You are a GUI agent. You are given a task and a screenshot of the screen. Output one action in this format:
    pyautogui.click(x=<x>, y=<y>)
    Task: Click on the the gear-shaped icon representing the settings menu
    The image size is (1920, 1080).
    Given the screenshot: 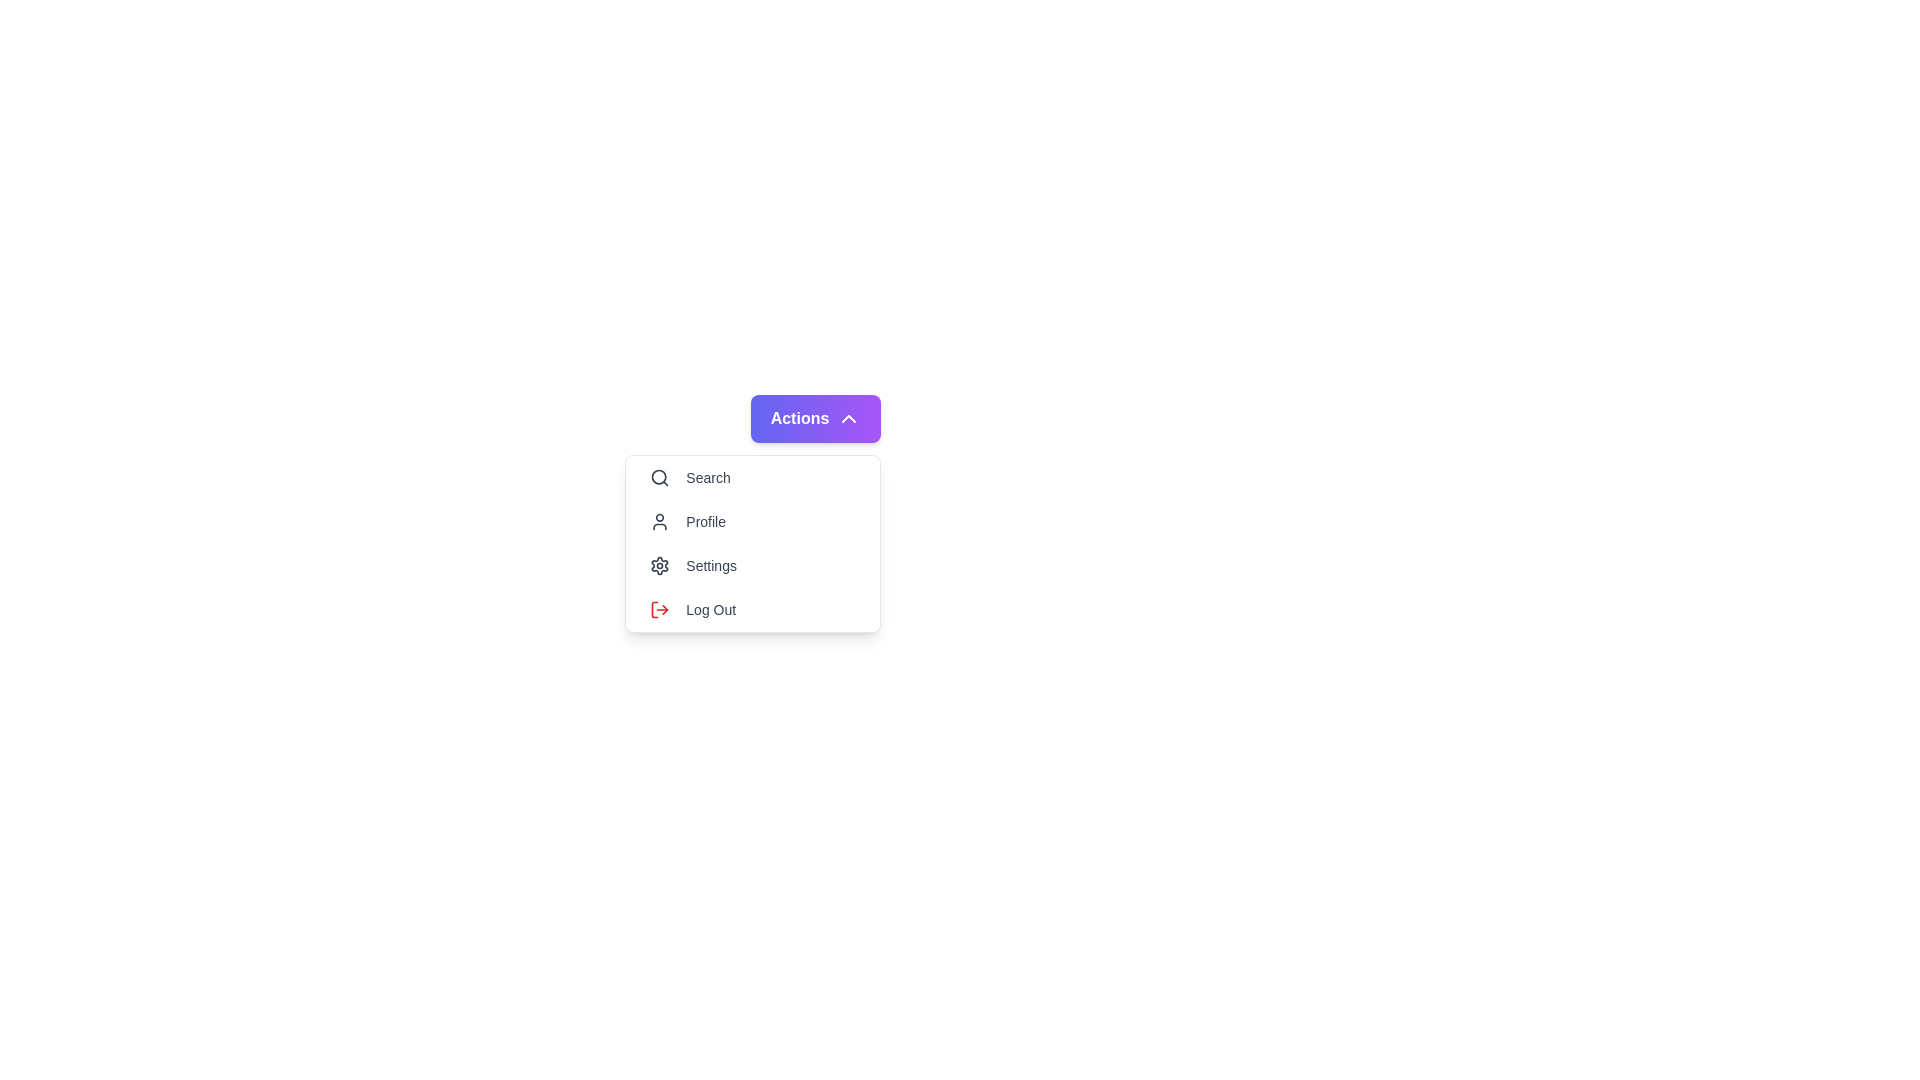 What is the action you would take?
    pyautogui.click(x=660, y=566)
    